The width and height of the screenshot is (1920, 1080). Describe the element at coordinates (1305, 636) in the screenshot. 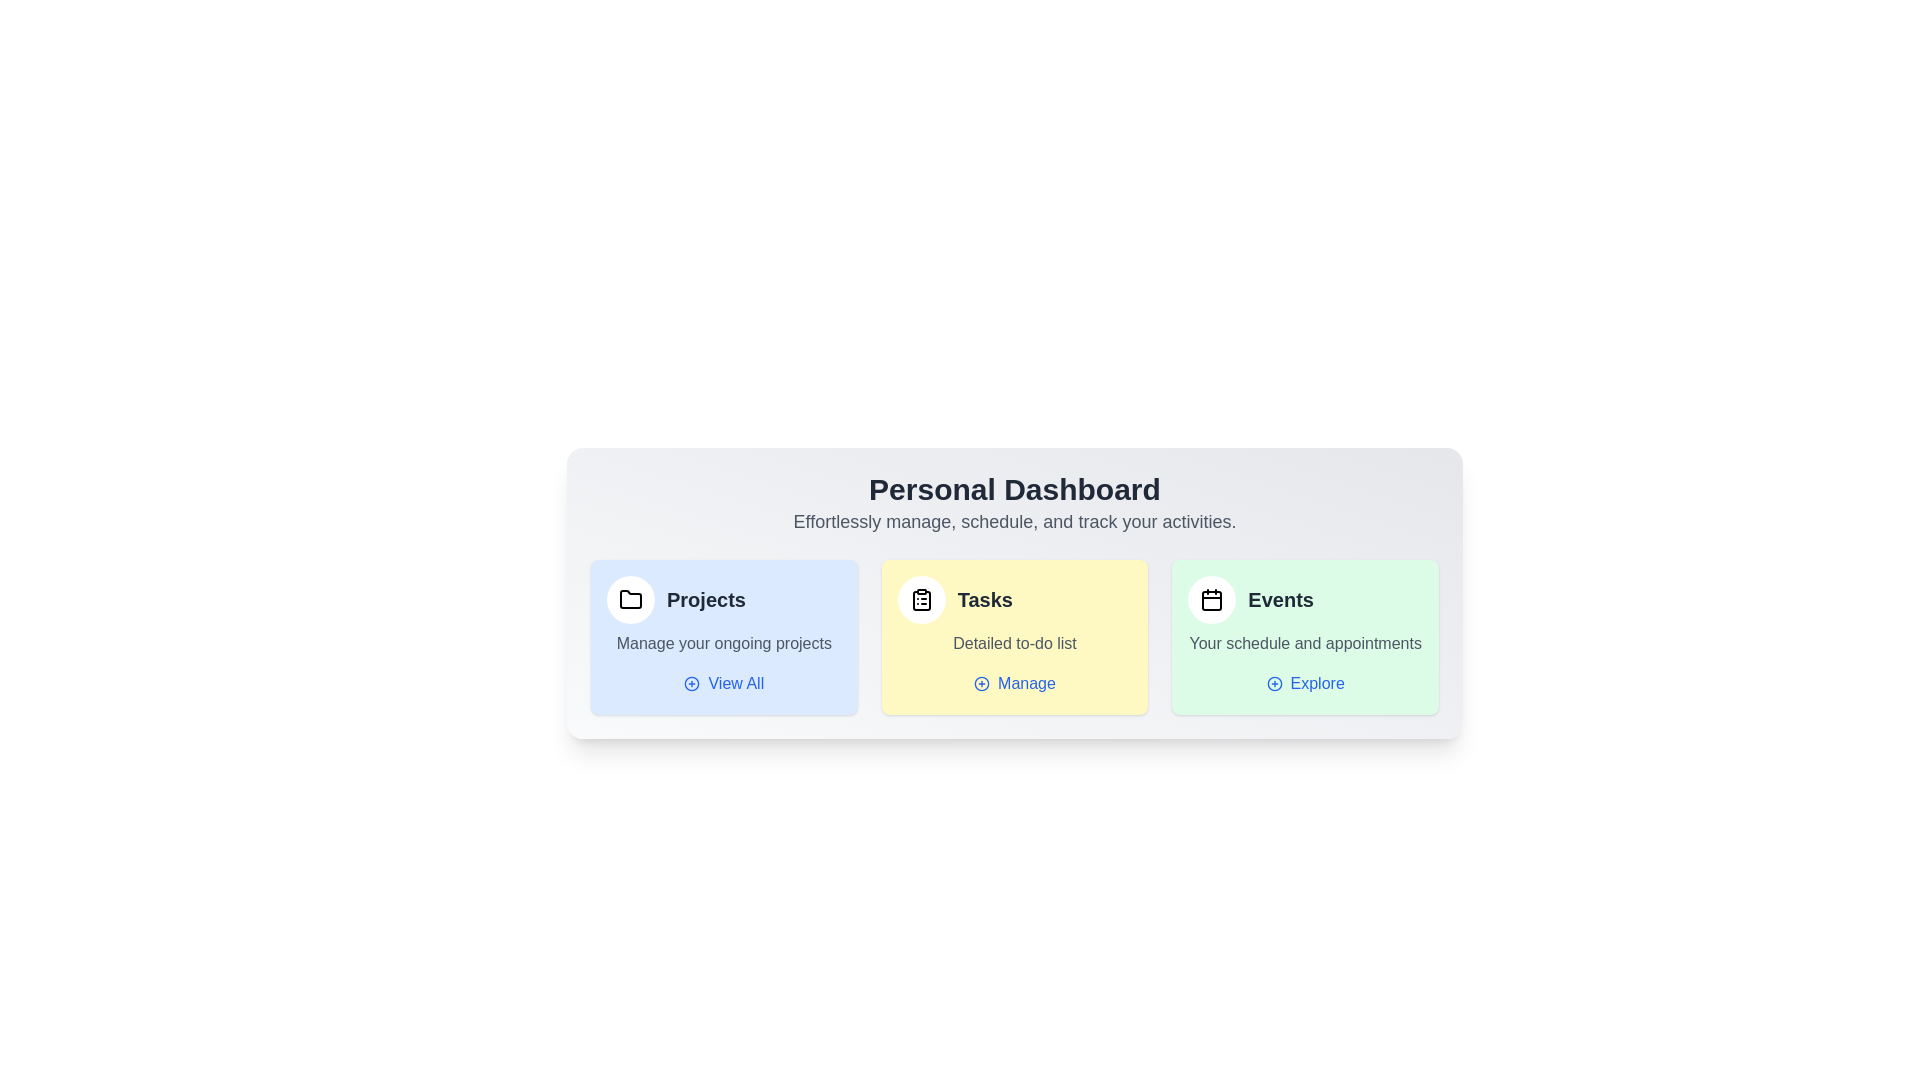

I see `the section labeled Events` at that location.